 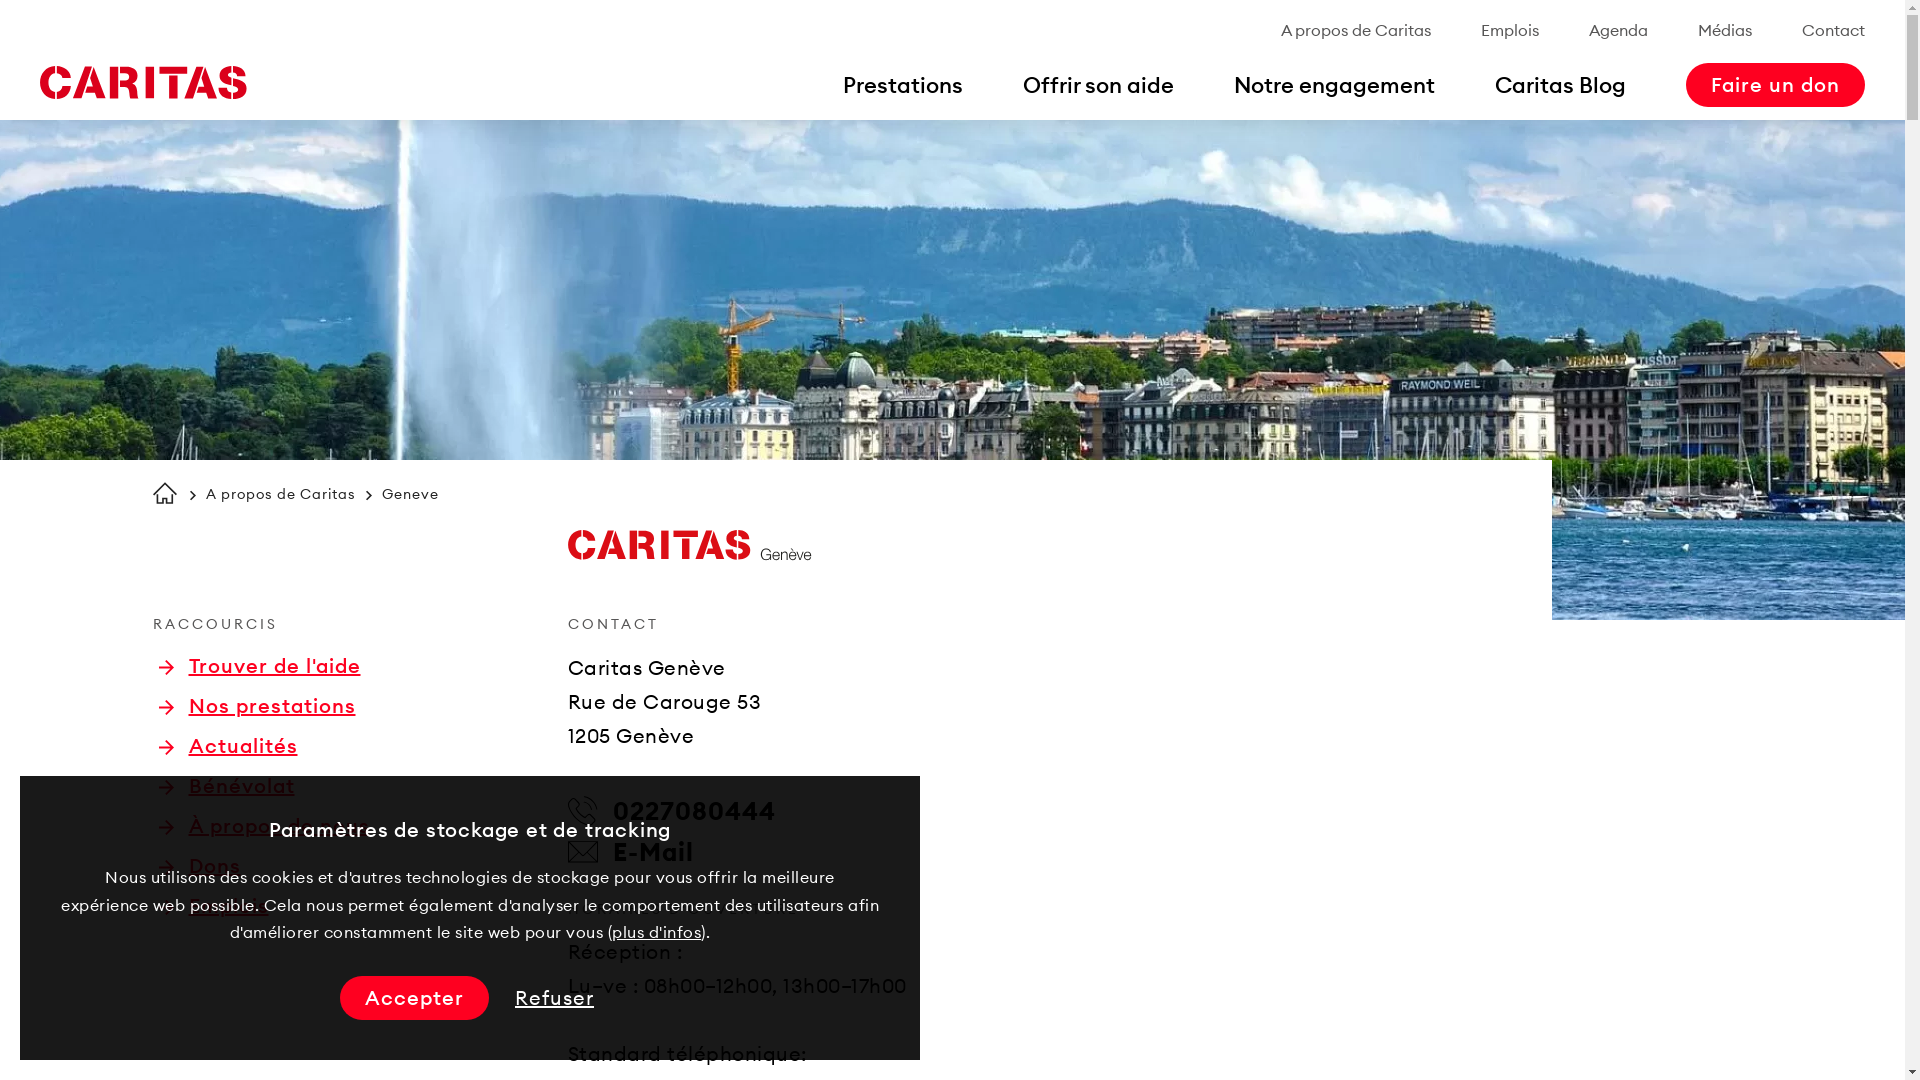 I want to click on 'Open sub menu', so click(x=24, y=24).